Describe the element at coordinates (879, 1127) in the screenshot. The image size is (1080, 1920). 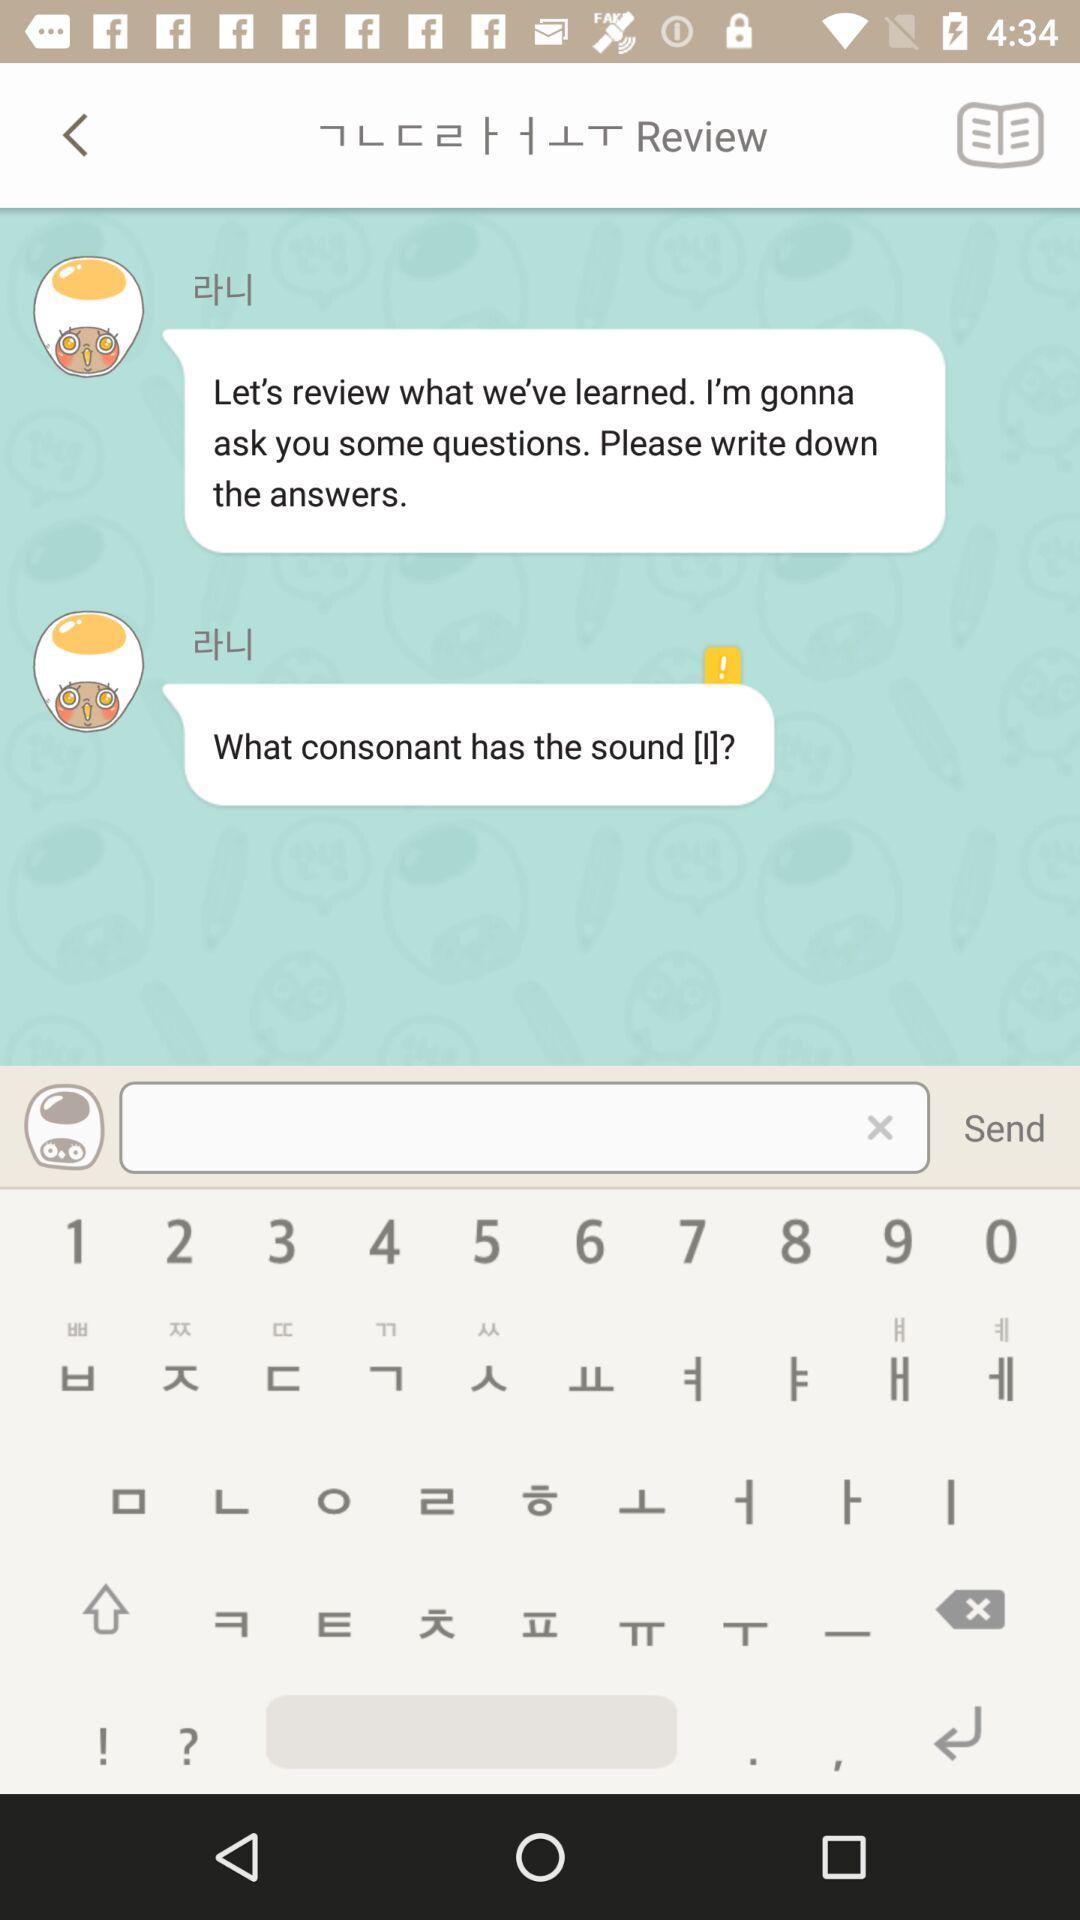
I see `the close icon` at that location.